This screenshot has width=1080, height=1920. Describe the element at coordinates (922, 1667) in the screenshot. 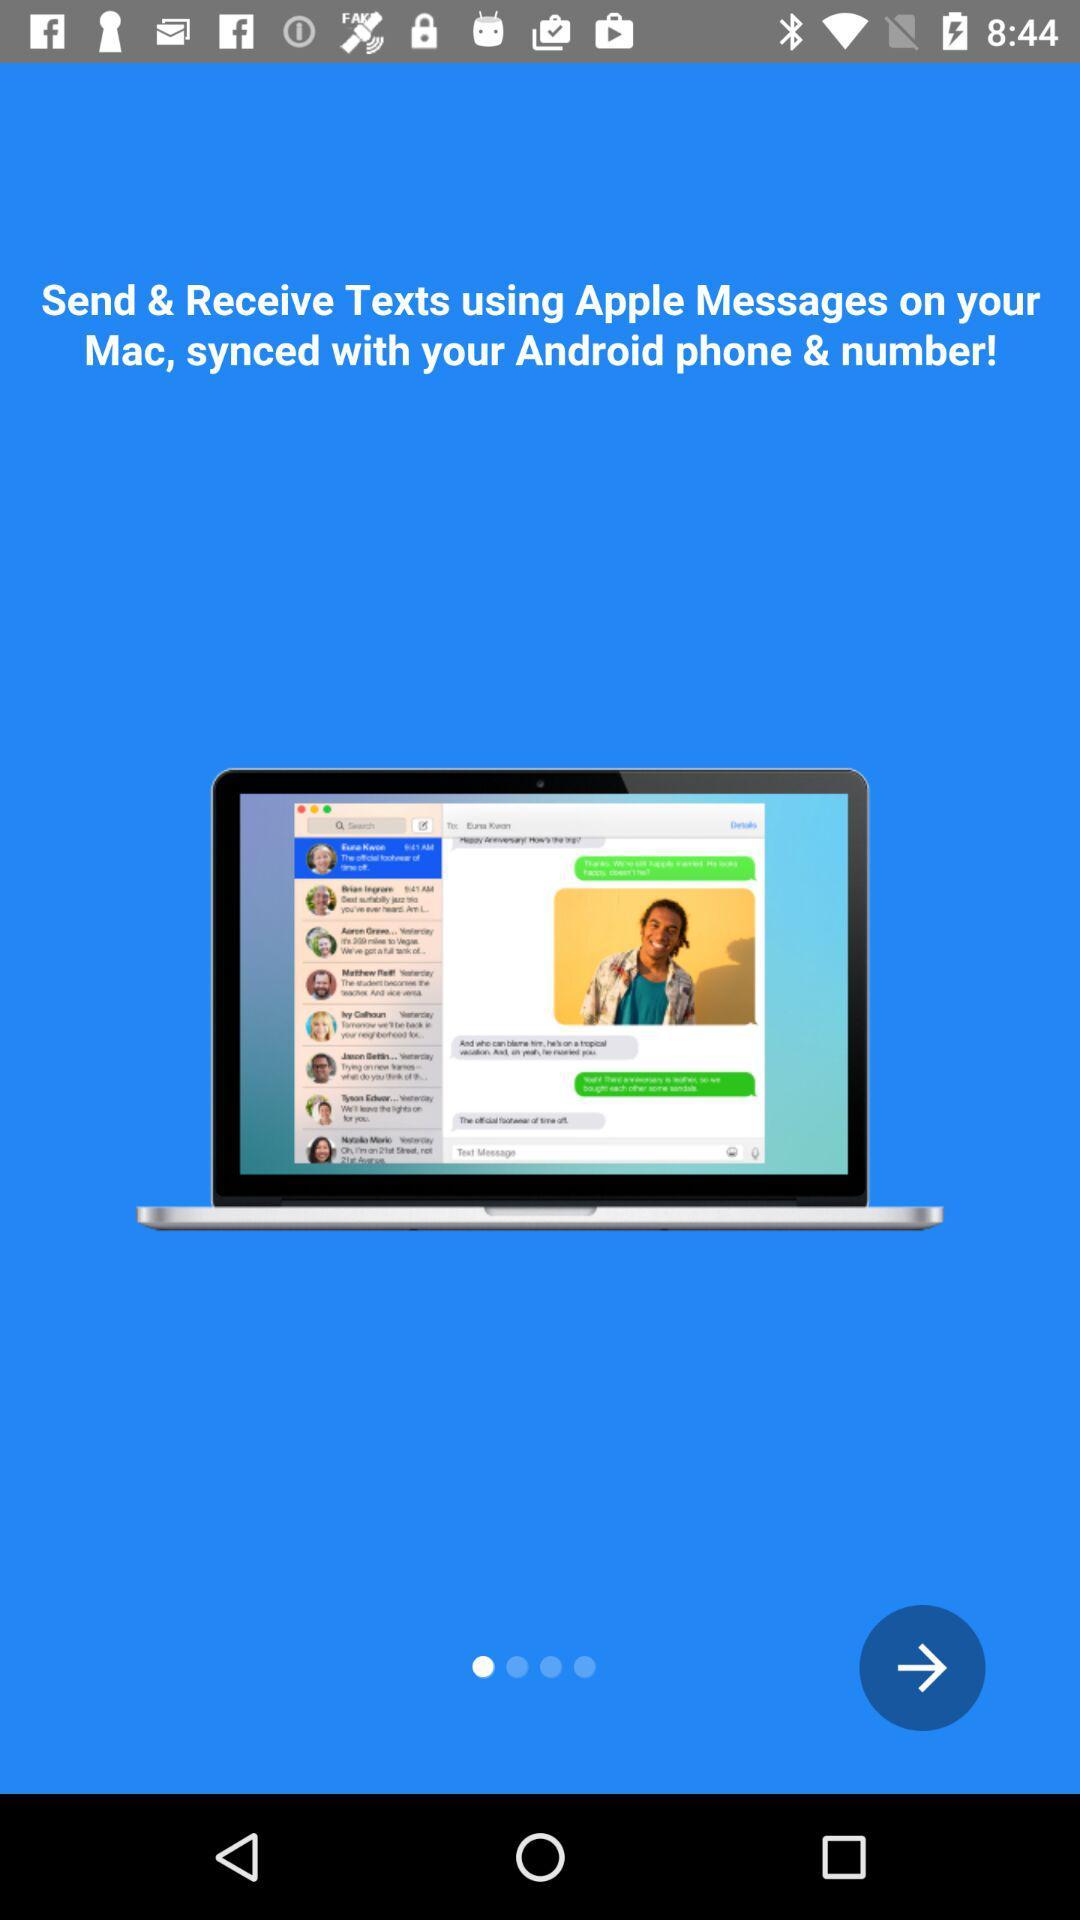

I see `back` at that location.